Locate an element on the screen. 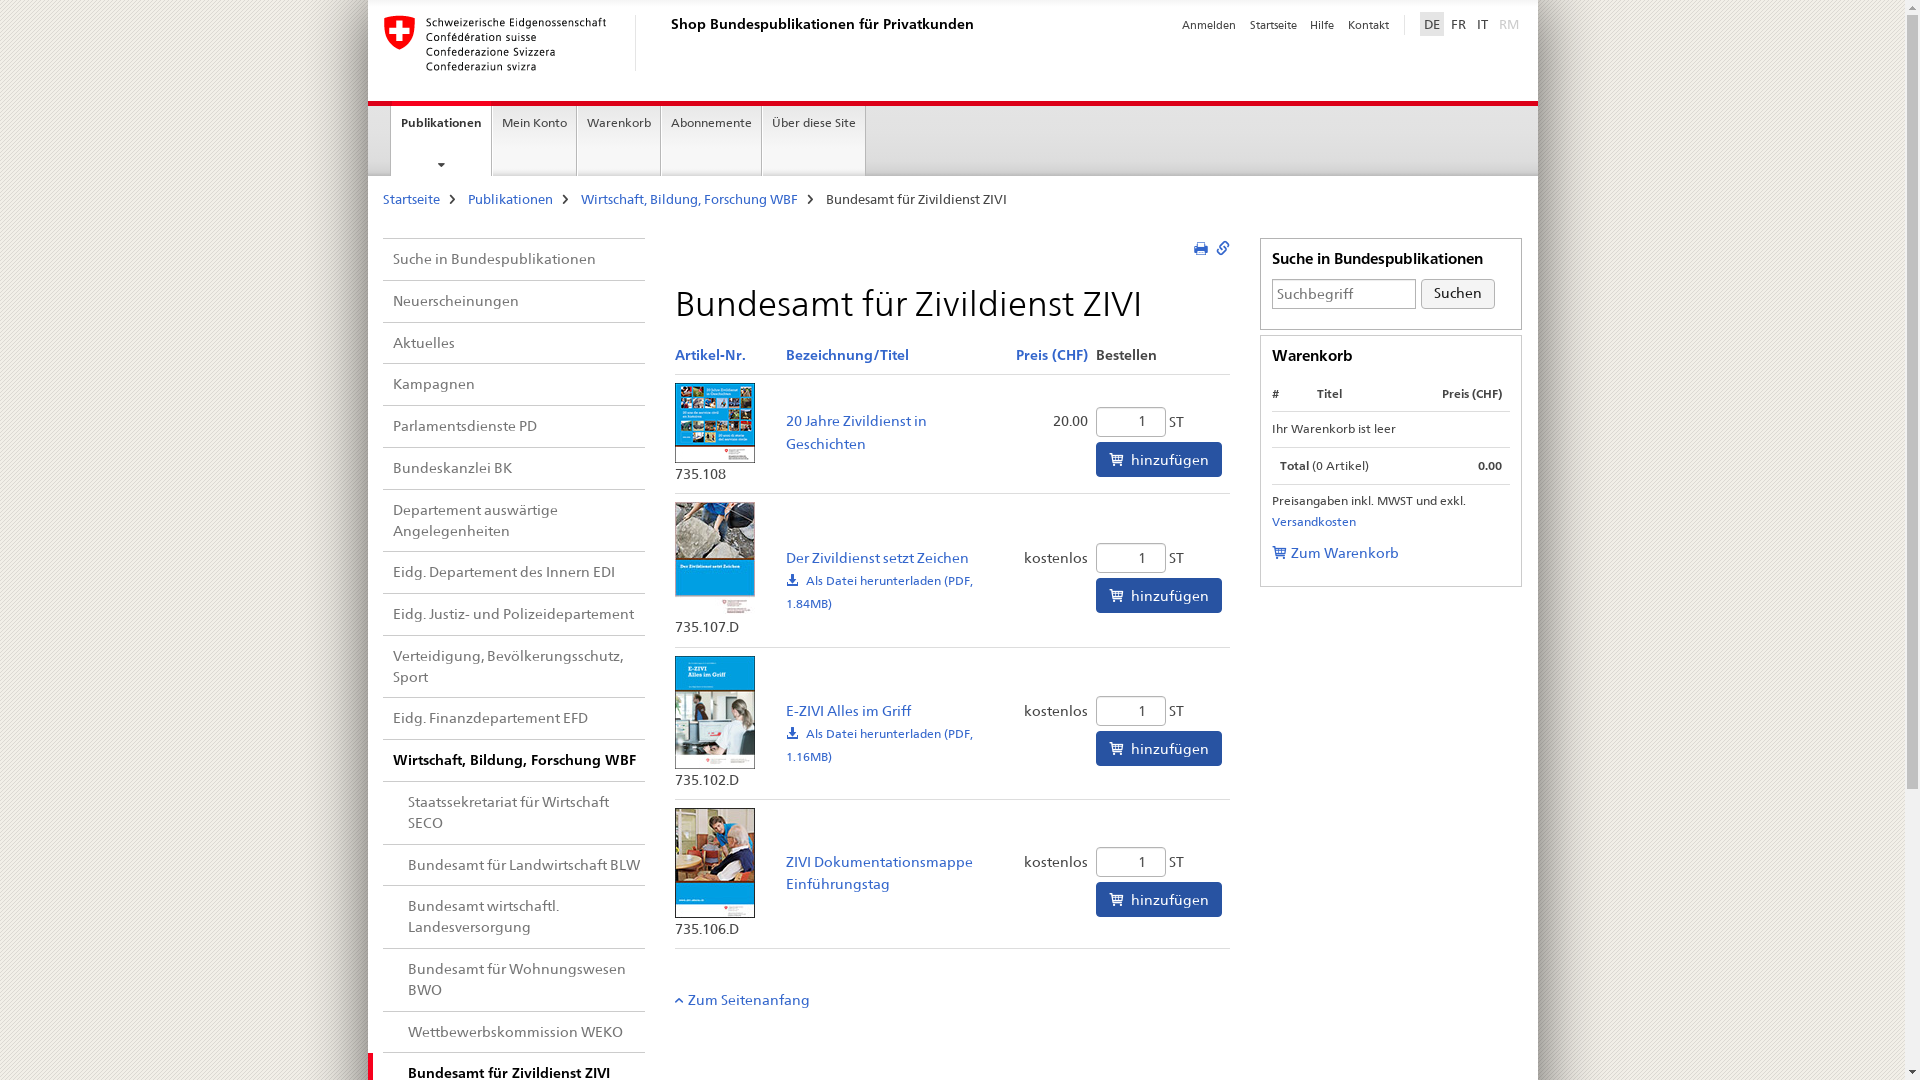 Image resolution: width=1920 pixels, height=1080 pixels. 'E-ZIVI Alles im Griff: is located at coordinates (879, 744).